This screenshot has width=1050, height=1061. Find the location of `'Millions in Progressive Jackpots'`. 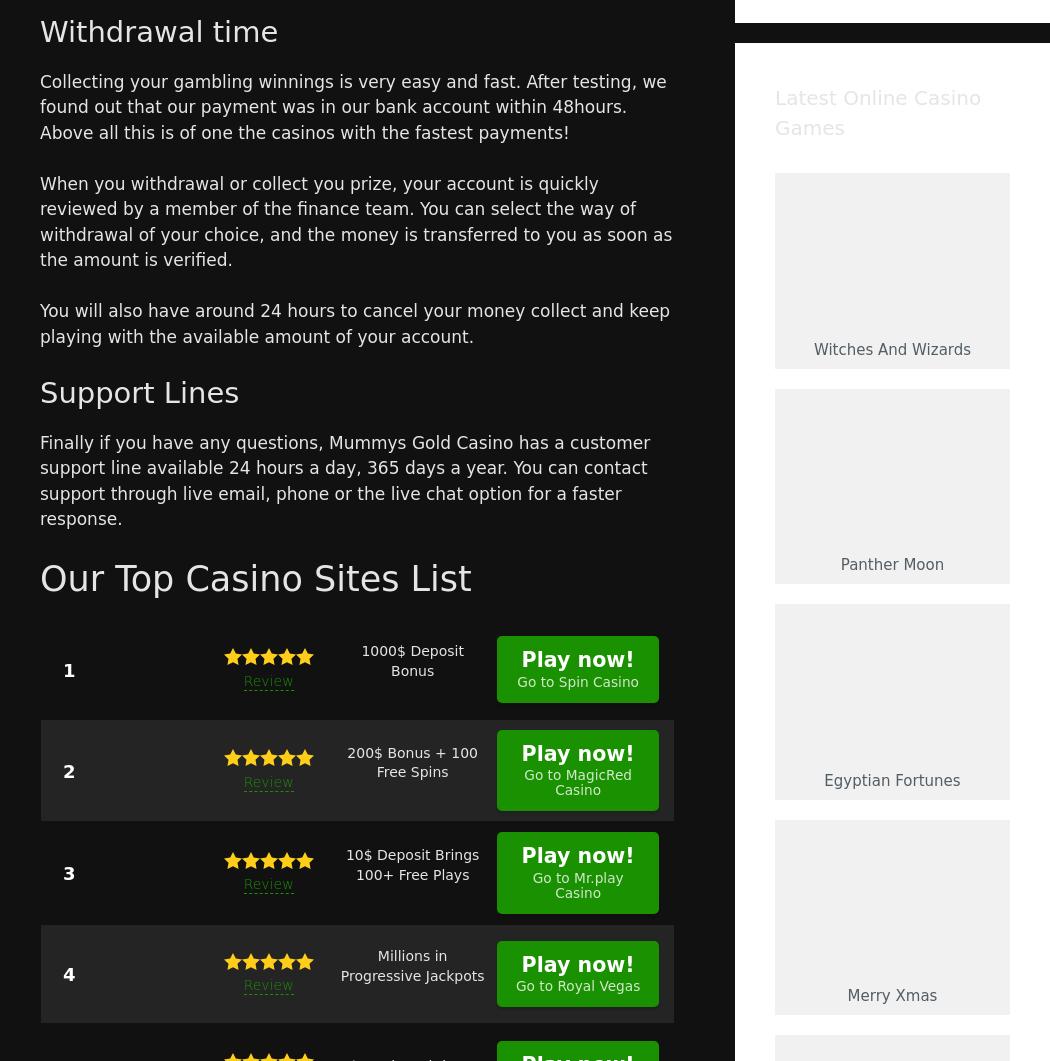

'Millions in Progressive Jackpots' is located at coordinates (412, 963).